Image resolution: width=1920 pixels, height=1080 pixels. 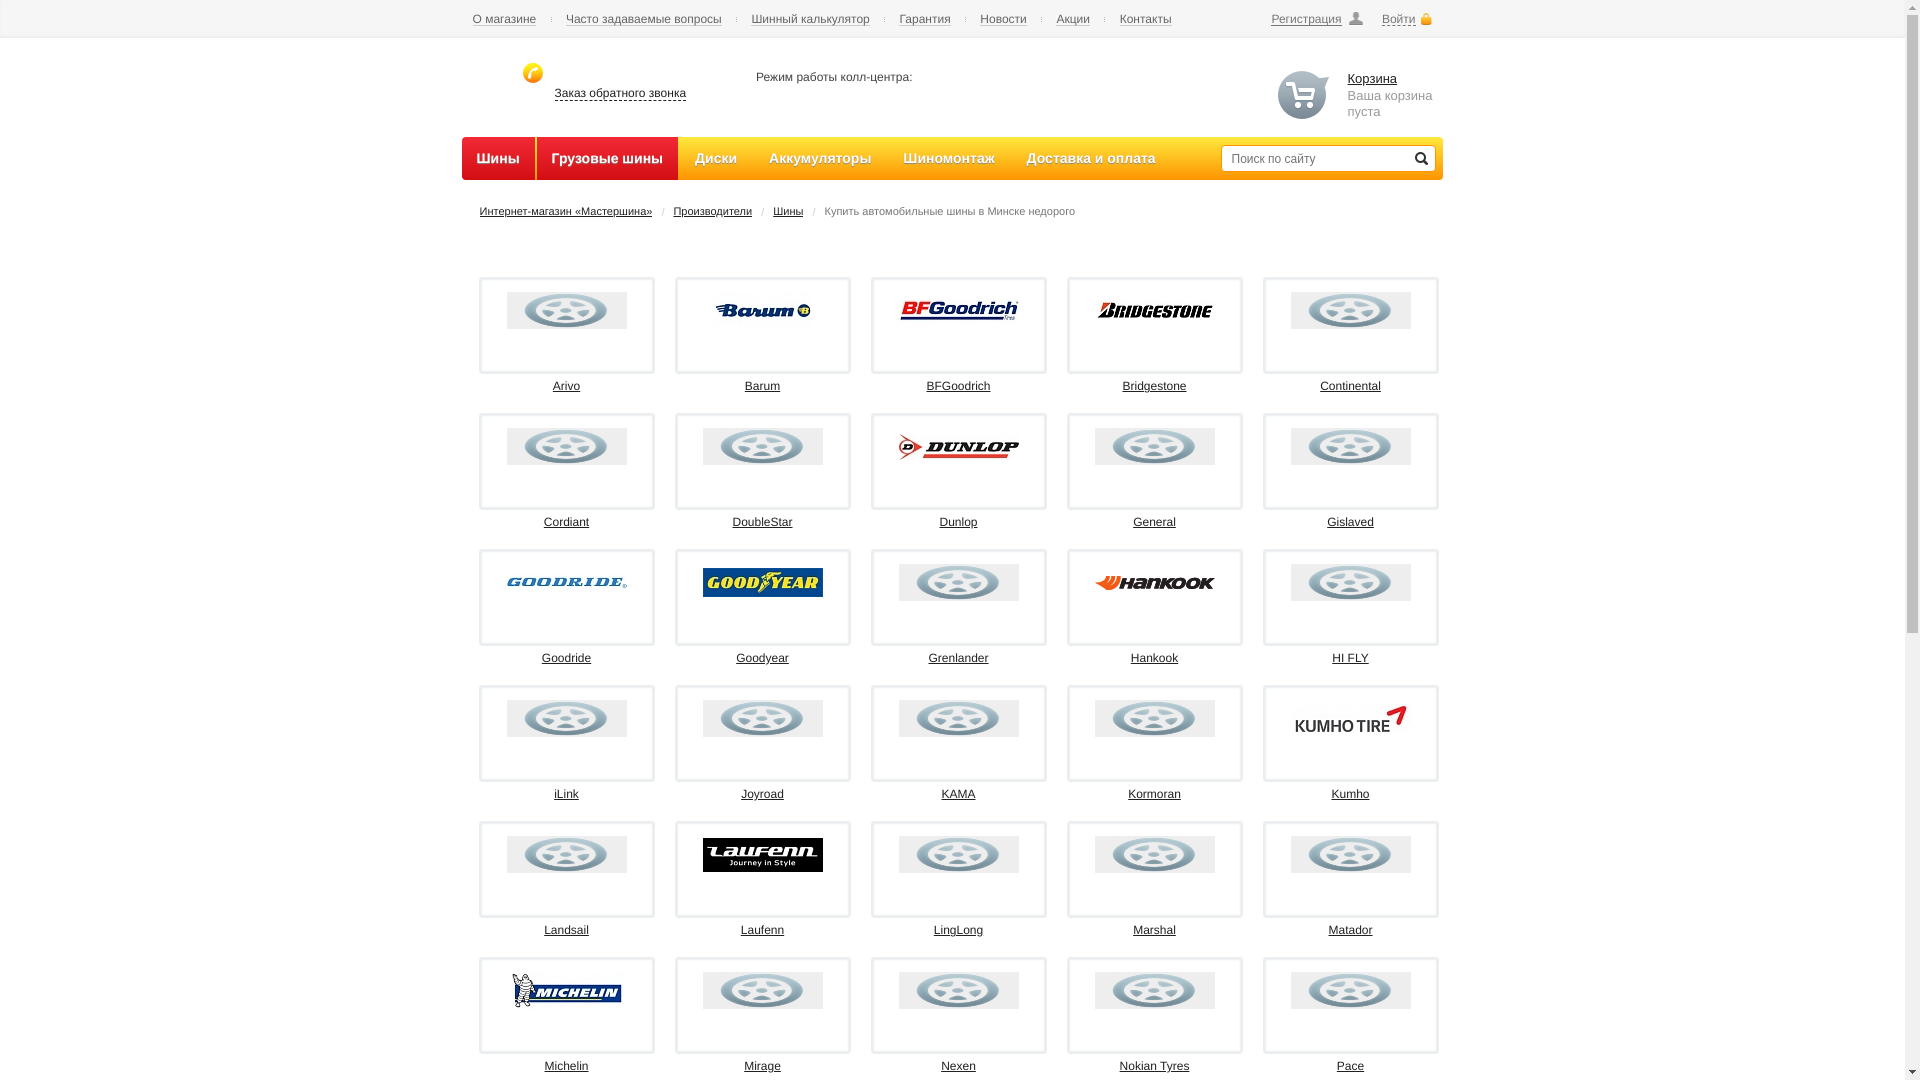 What do you see at coordinates (761, 520) in the screenshot?
I see `'DoubleStar'` at bounding box center [761, 520].